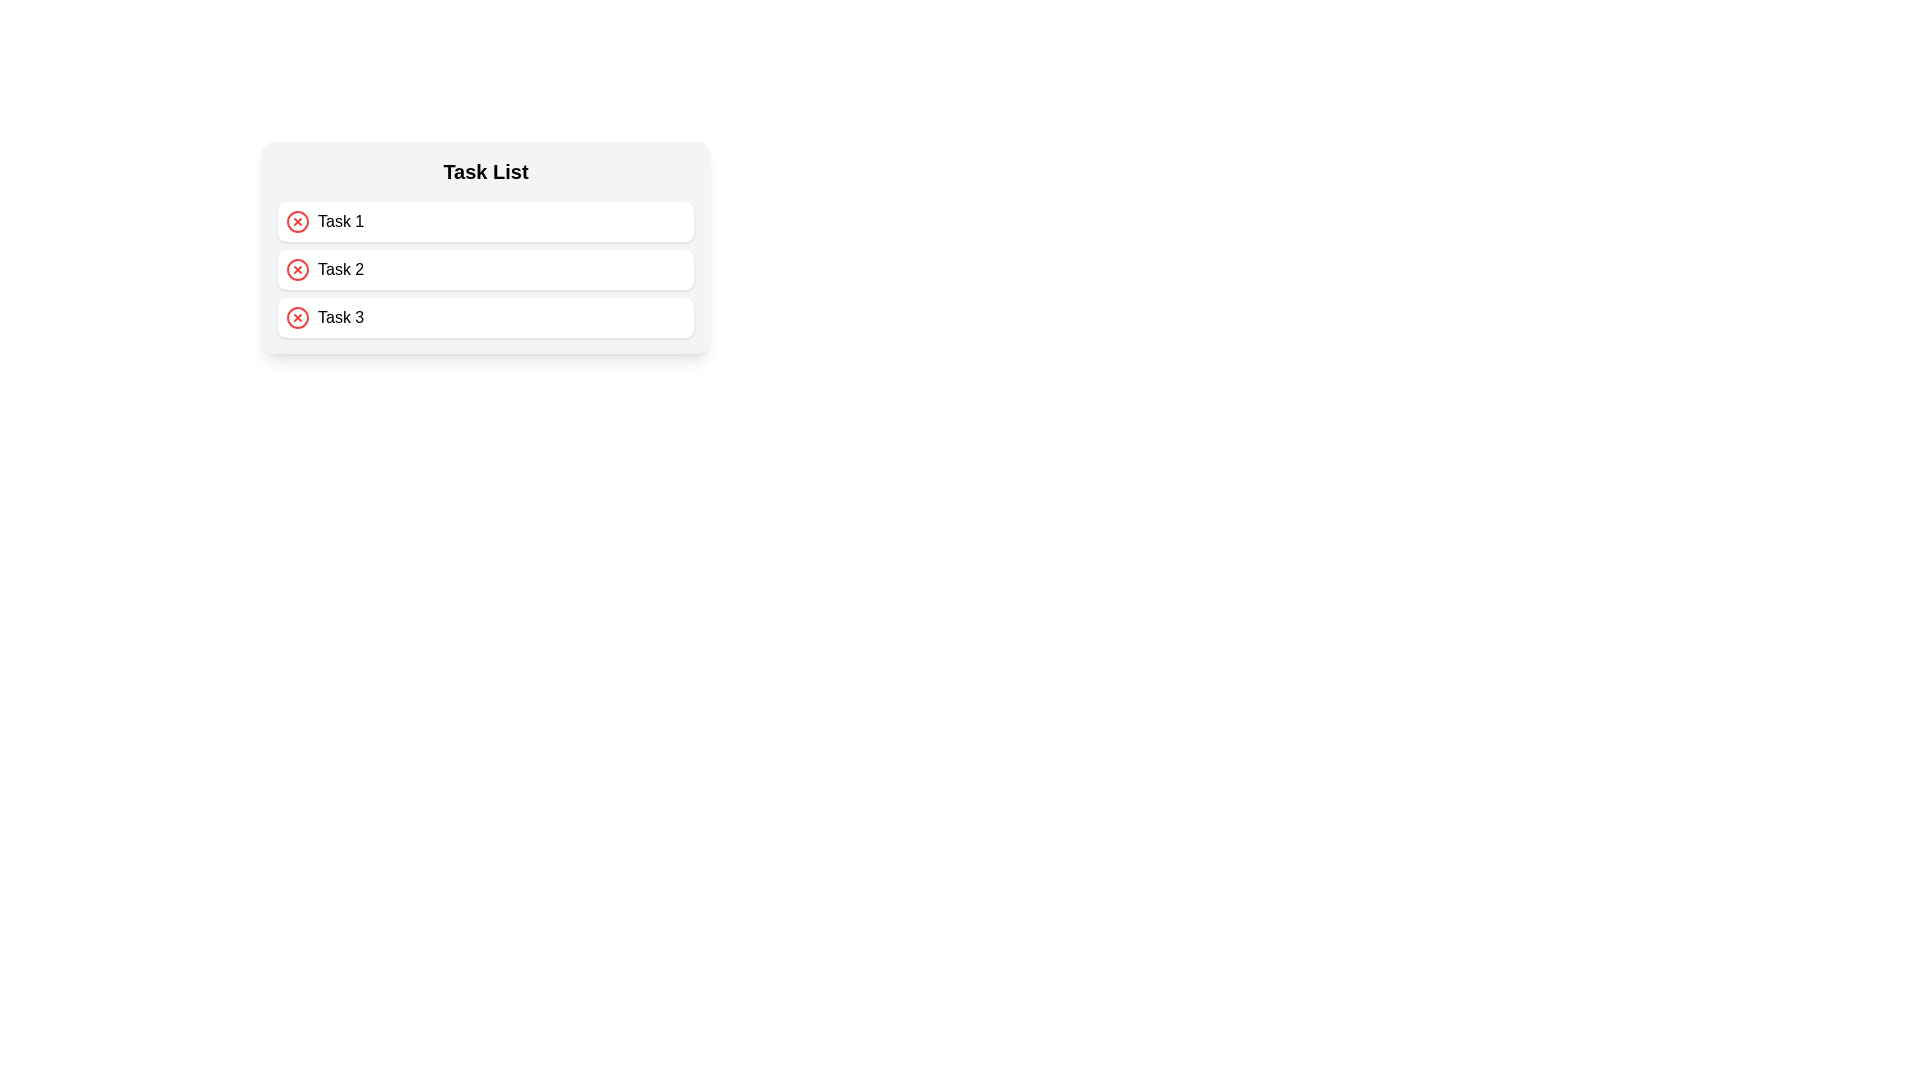 Image resolution: width=1920 pixels, height=1080 pixels. I want to click on the action icon located at the leftmost side of the row containing 'Task 3', so click(296, 316).